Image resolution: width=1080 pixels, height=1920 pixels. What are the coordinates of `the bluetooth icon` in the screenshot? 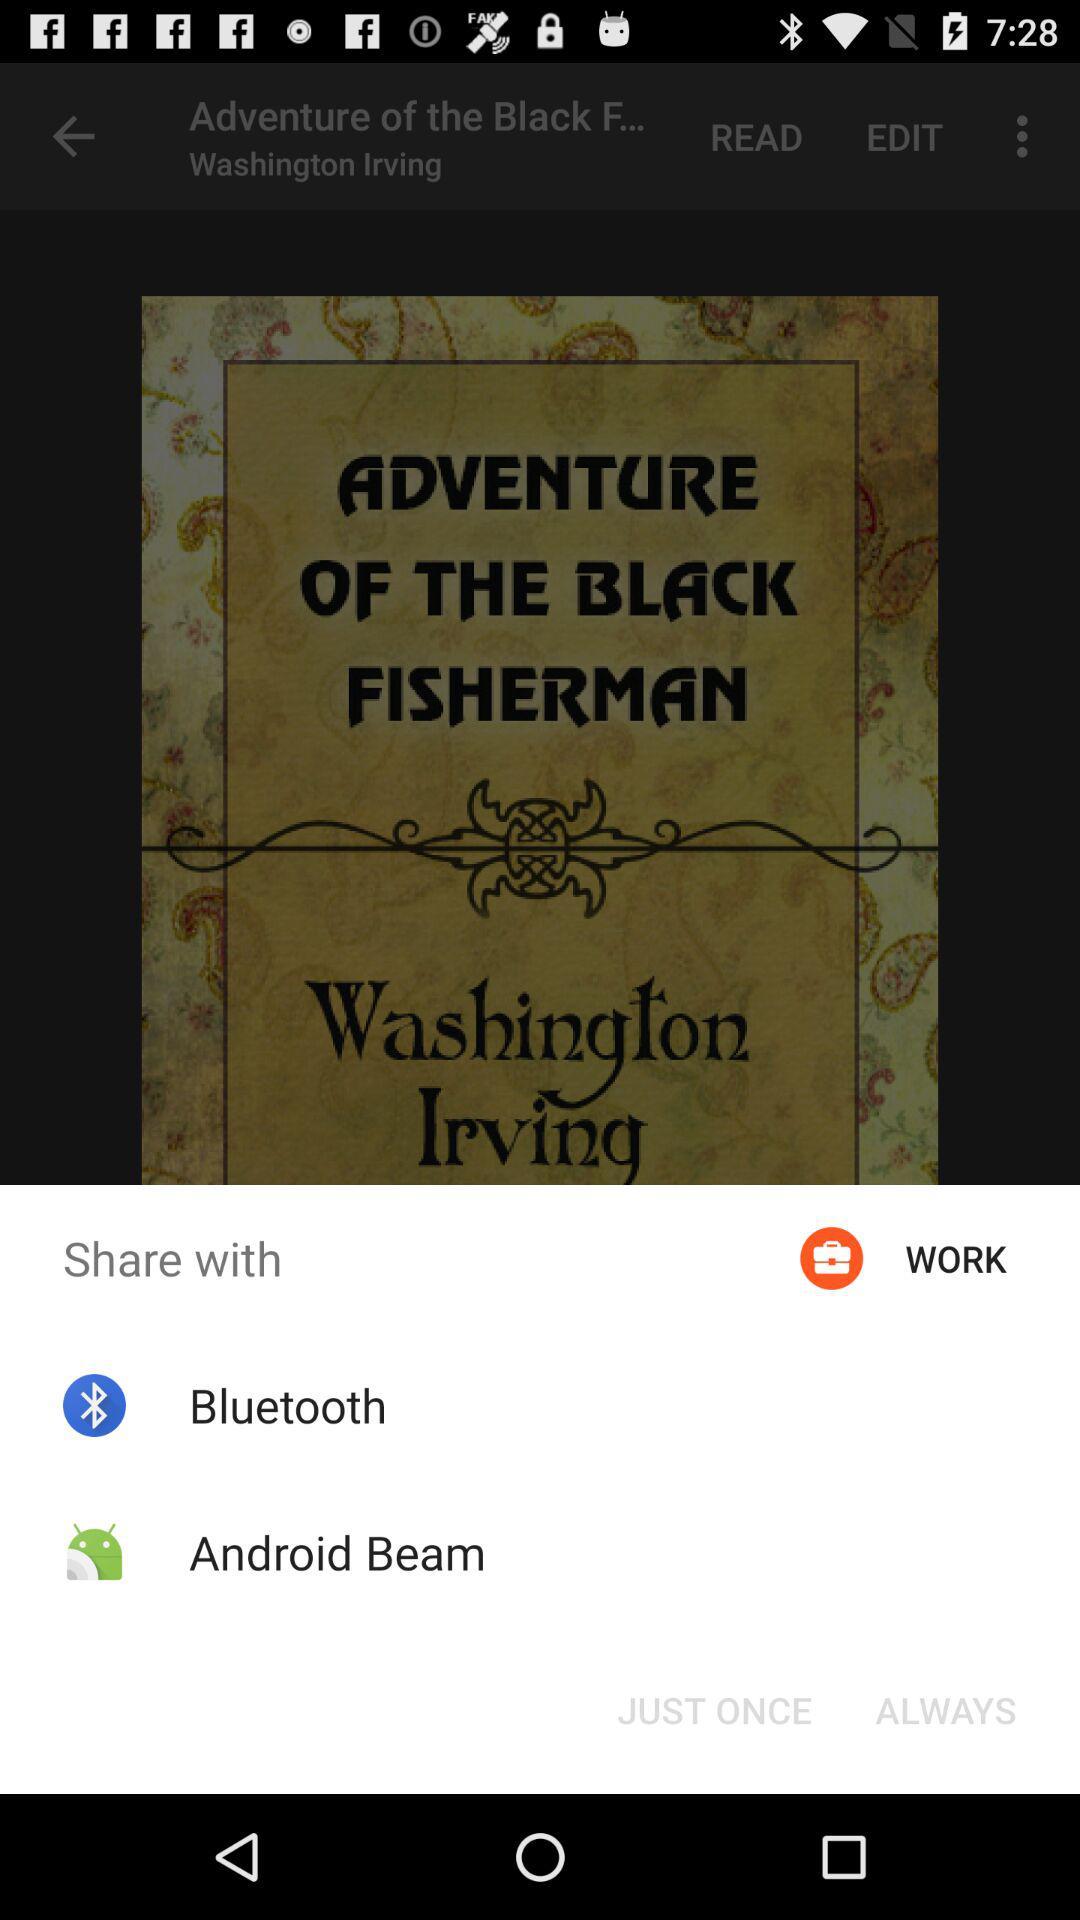 It's located at (288, 1404).